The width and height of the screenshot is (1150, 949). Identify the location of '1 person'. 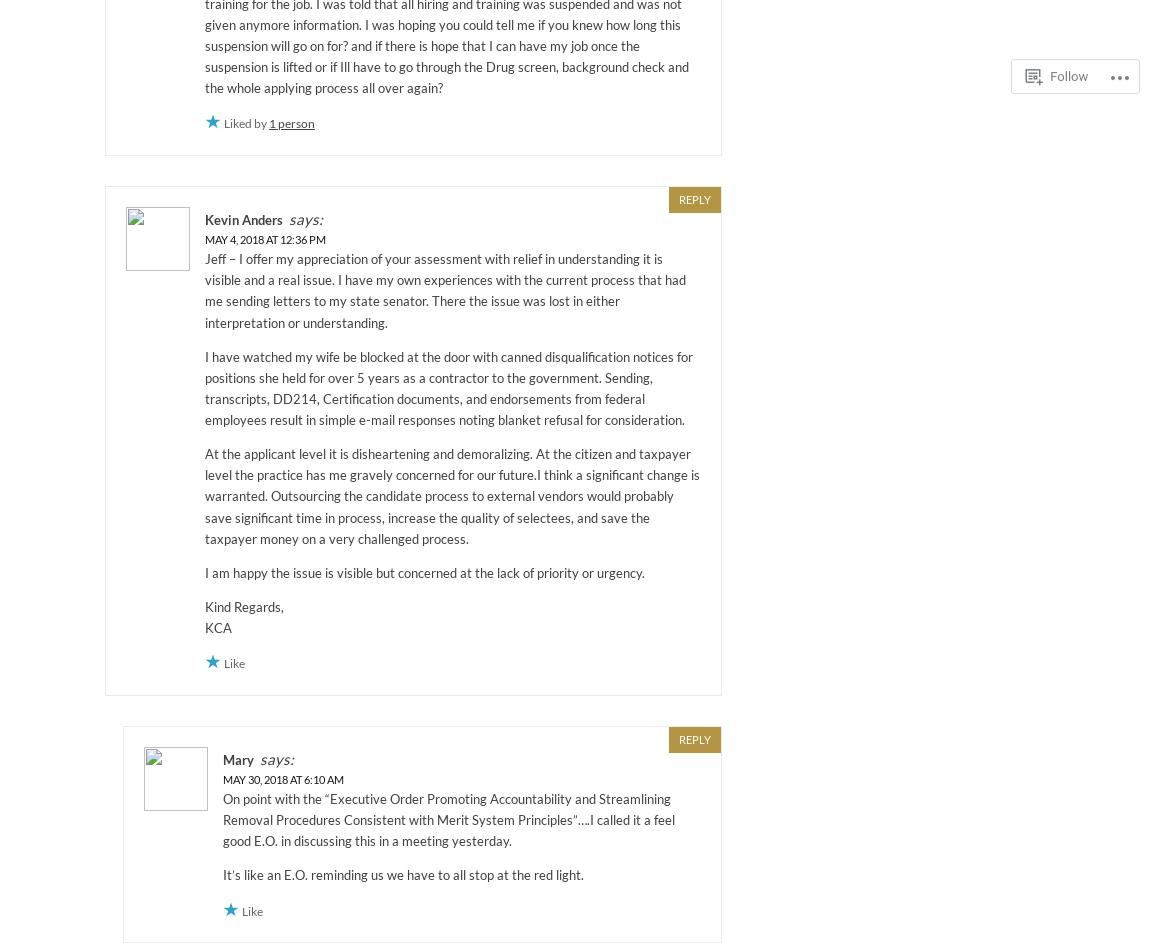
(291, 123).